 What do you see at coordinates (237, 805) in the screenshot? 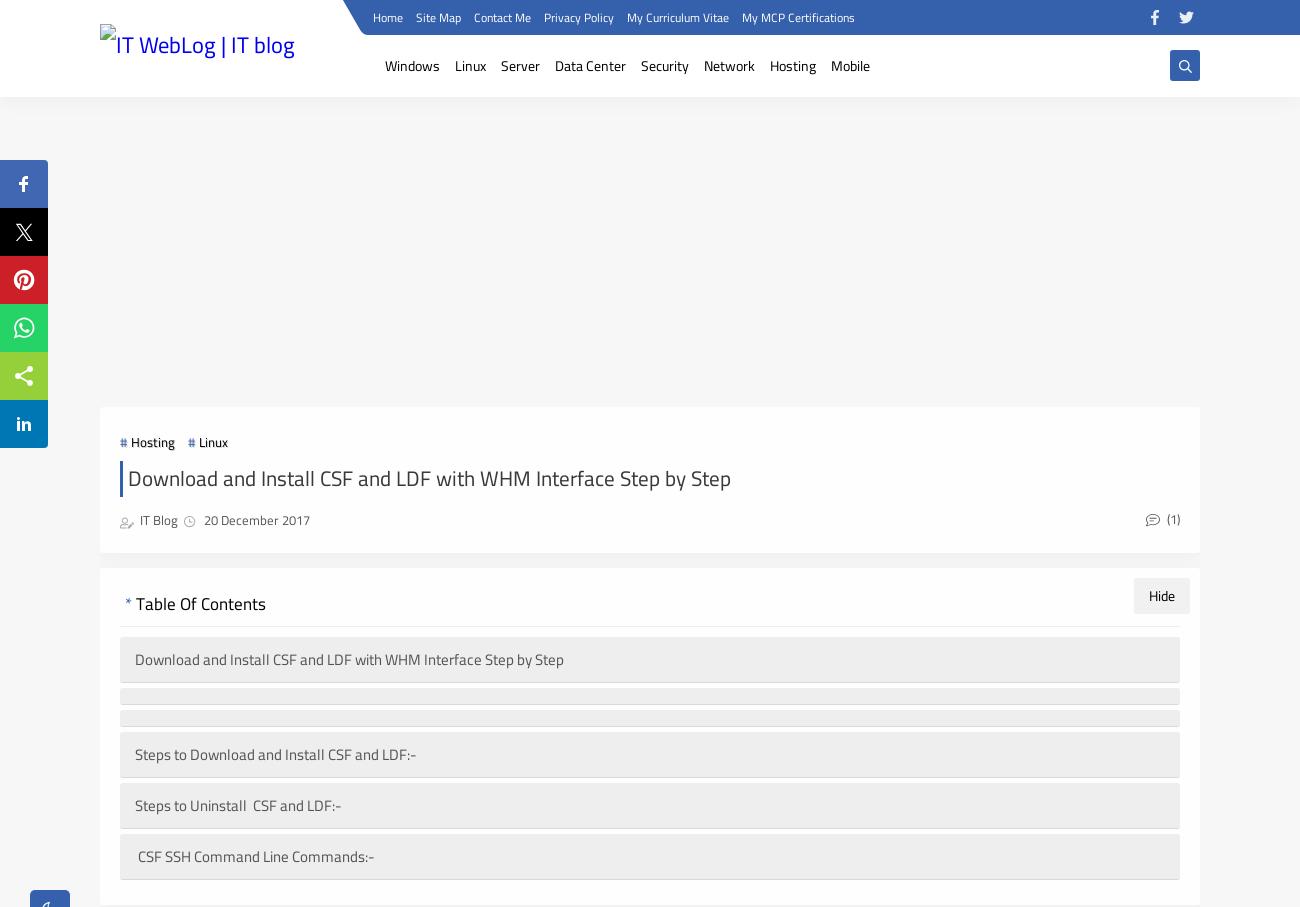
I see `'Steps to Uninstall  CSF and LDF:-'` at bounding box center [237, 805].